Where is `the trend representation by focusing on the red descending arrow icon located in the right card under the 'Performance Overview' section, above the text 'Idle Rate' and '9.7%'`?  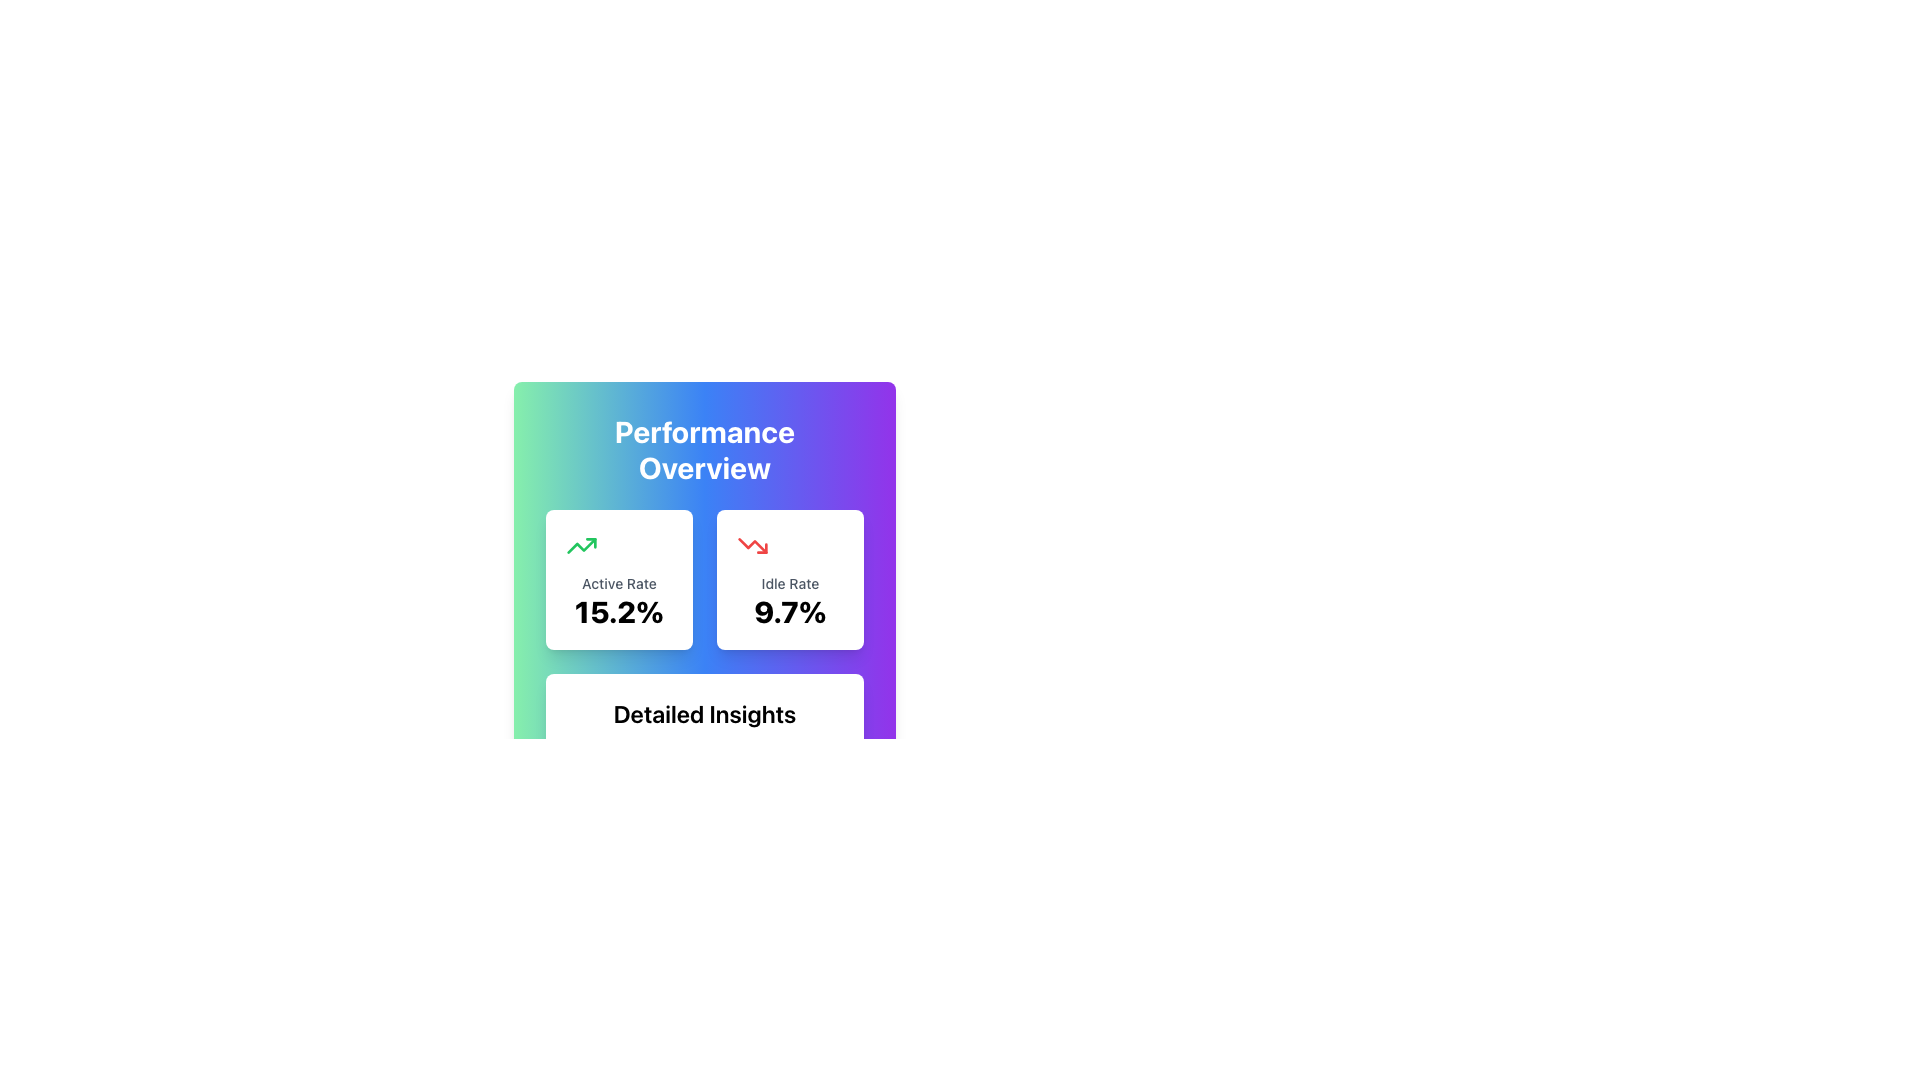 the trend representation by focusing on the red descending arrow icon located in the right card under the 'Performance Overview' section, above the text 'Idle Rate' and '9.7%' is located at coordinates (752, 546).